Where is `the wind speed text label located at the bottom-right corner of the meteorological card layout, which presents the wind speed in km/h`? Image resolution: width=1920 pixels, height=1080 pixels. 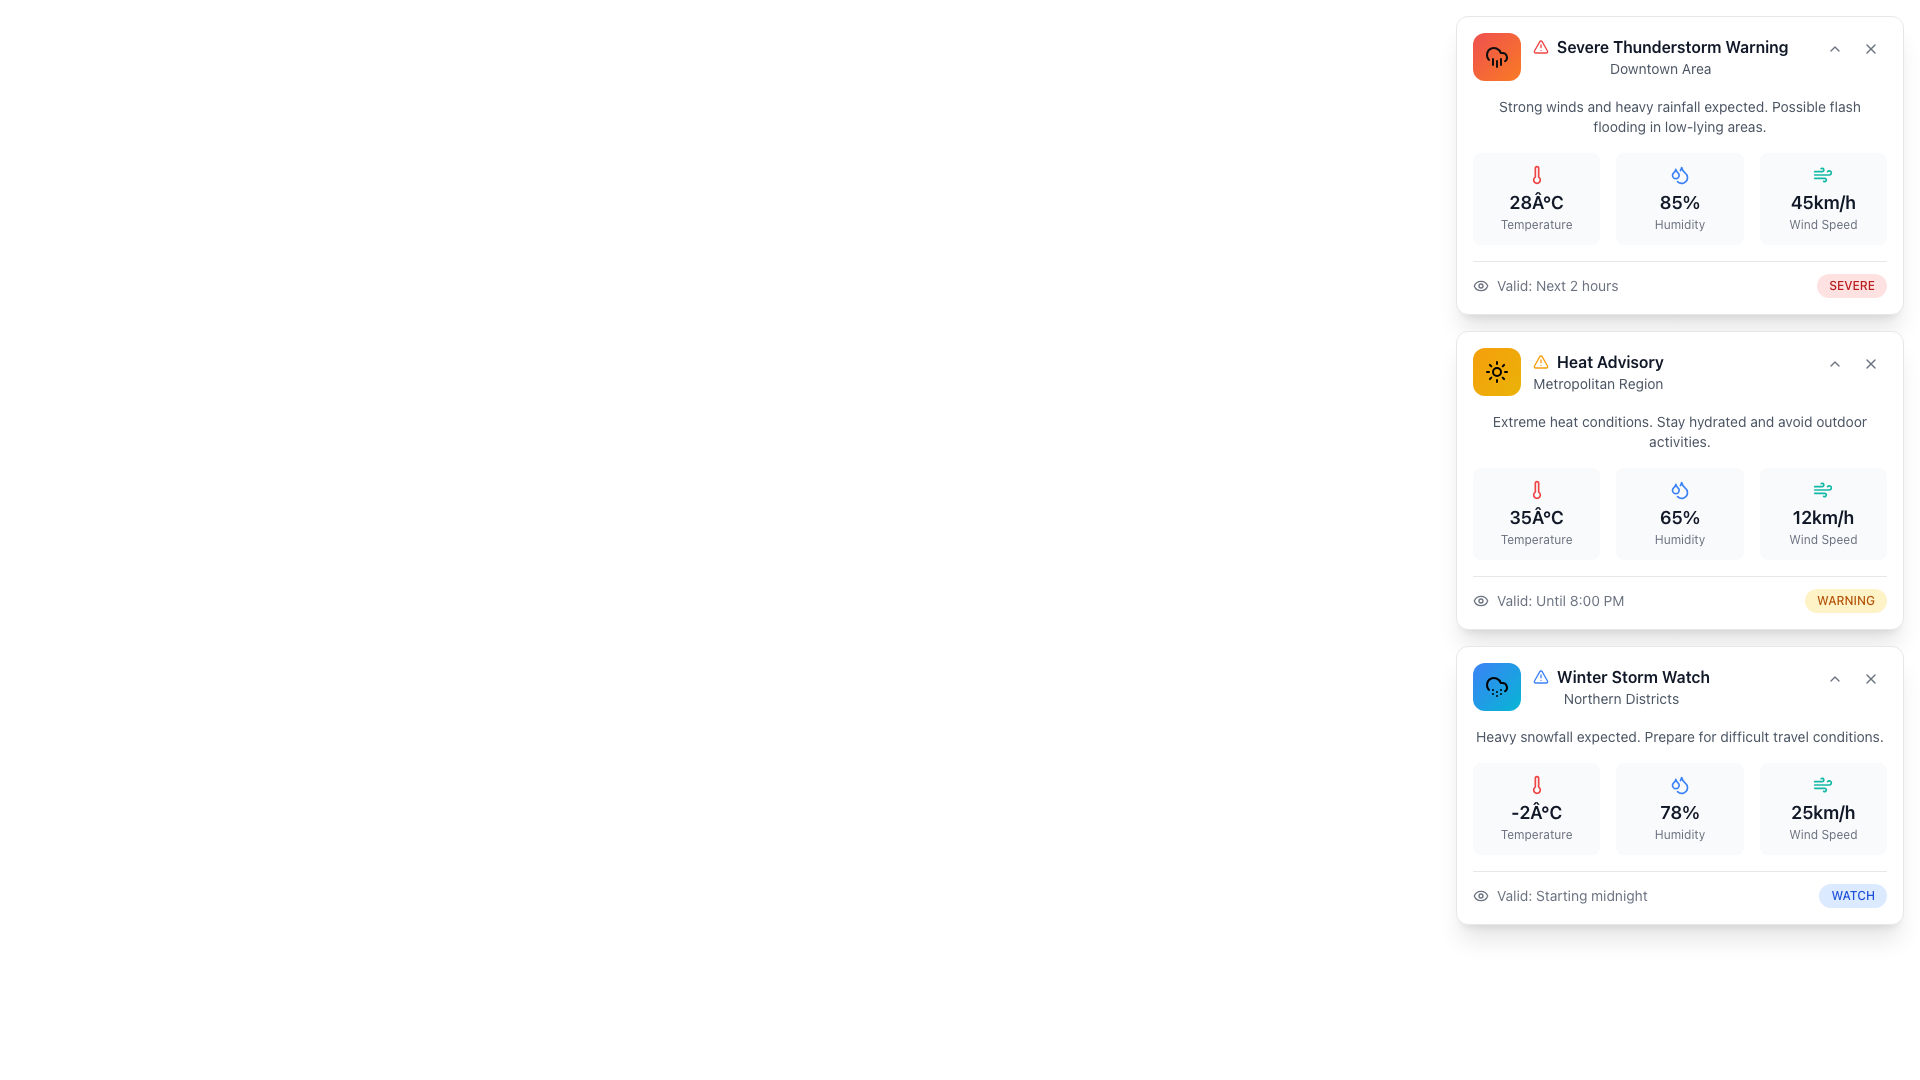 the wind speed text label located at the bottom-right corner of the meteorological card layout, which presents the wind speed in km/h is located at coordinates (1823, 813).